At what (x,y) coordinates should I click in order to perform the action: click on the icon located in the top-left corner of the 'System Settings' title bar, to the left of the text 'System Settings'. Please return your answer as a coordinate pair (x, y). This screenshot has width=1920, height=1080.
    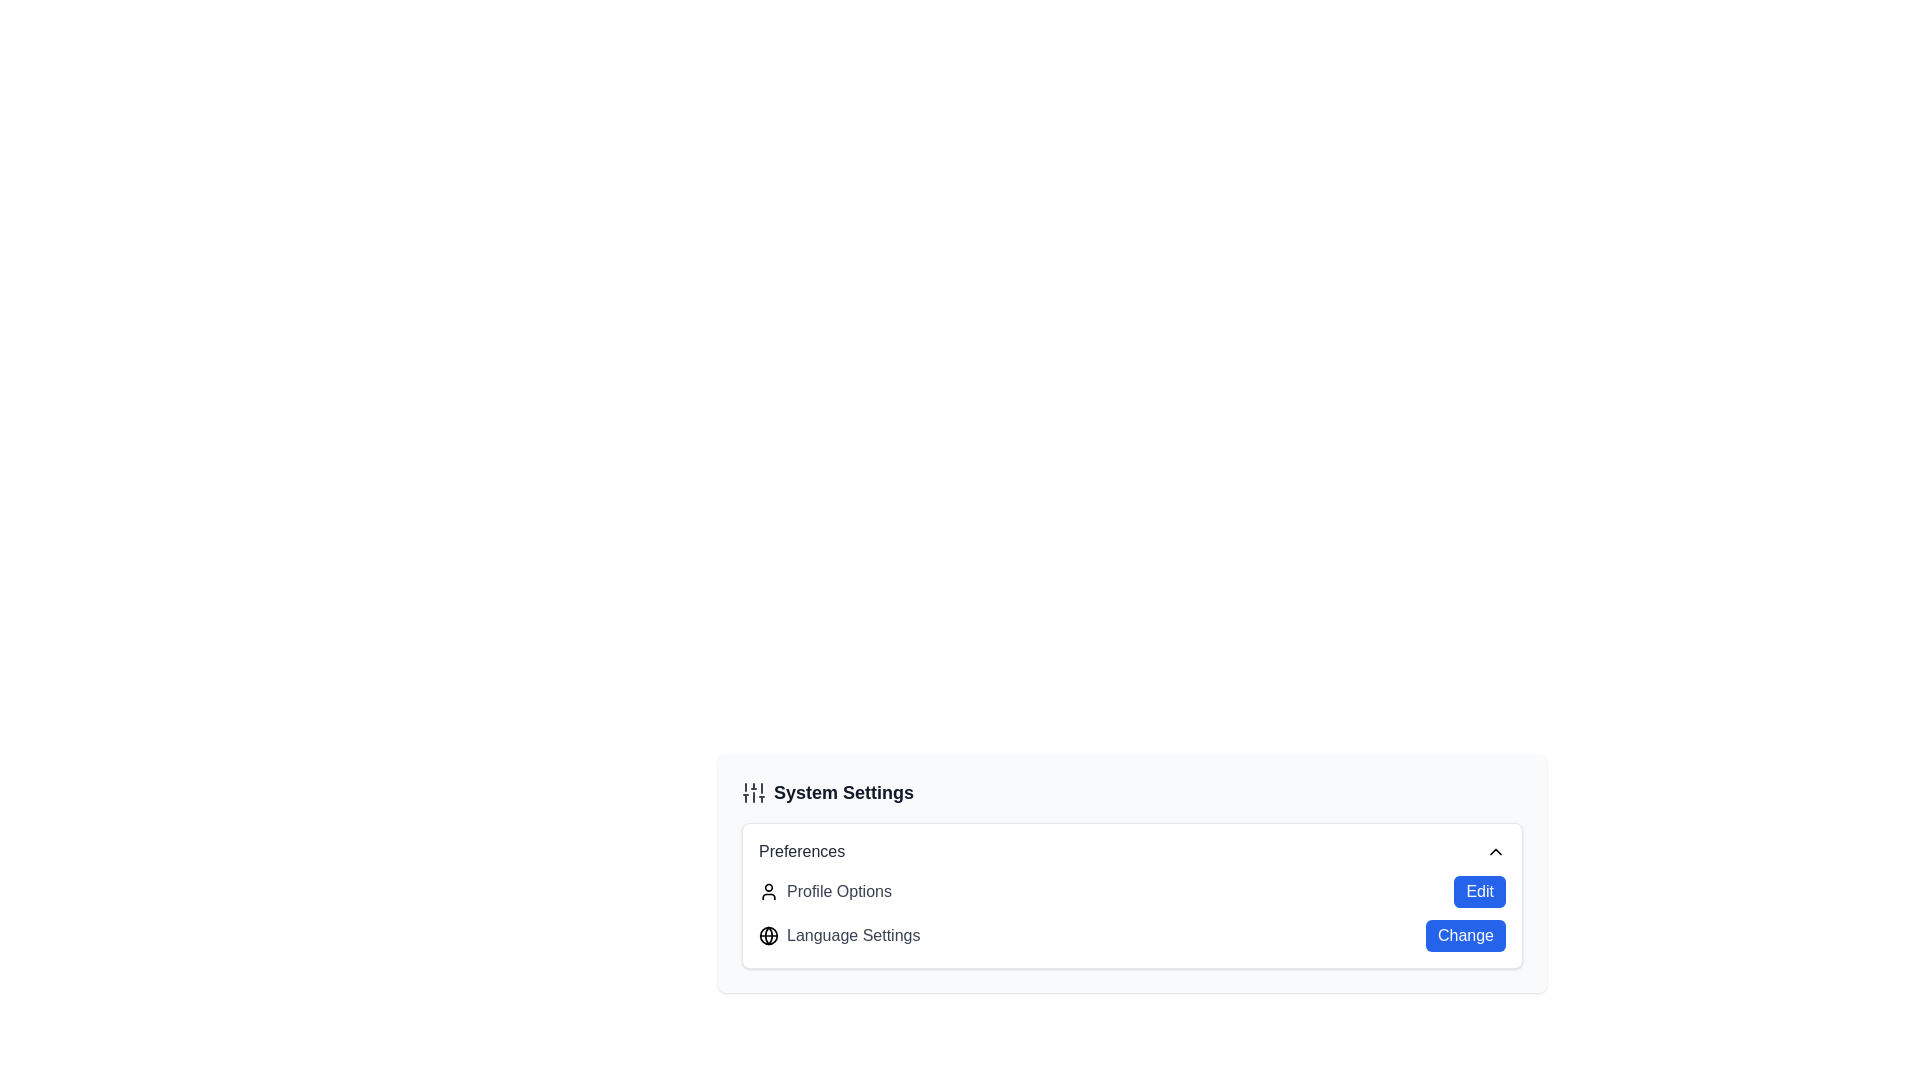
    Looking at the image, I should click on (752, 792).